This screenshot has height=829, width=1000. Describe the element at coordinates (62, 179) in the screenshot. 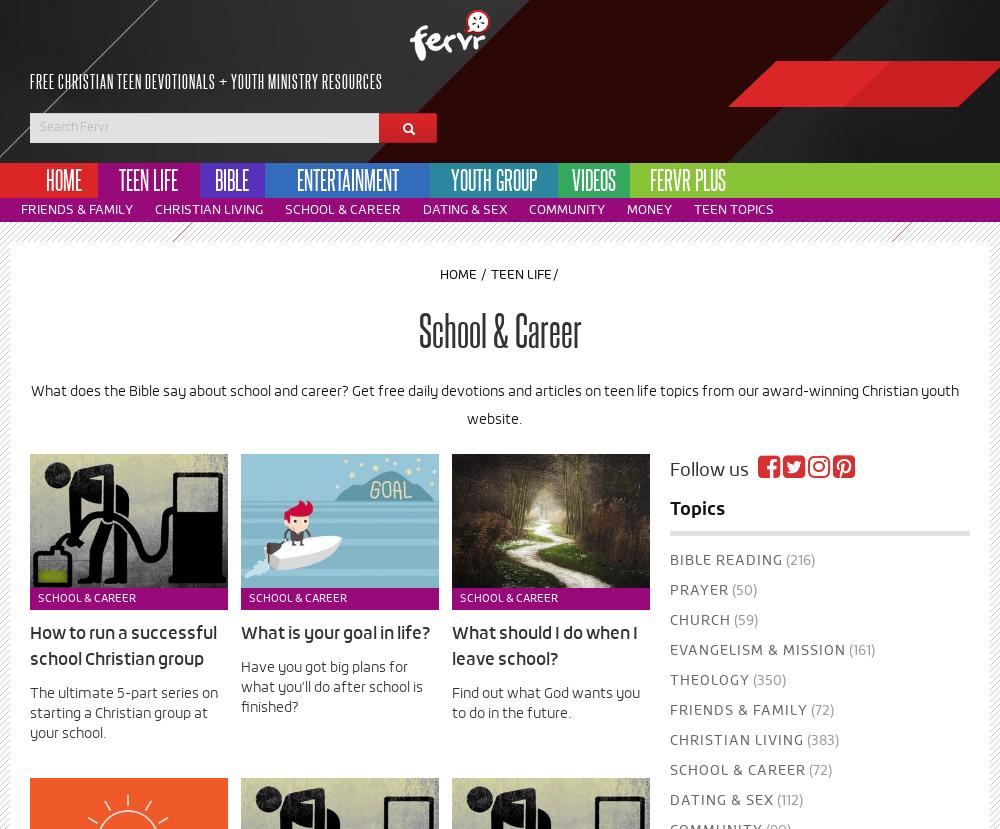

I see `'home'` at that location.